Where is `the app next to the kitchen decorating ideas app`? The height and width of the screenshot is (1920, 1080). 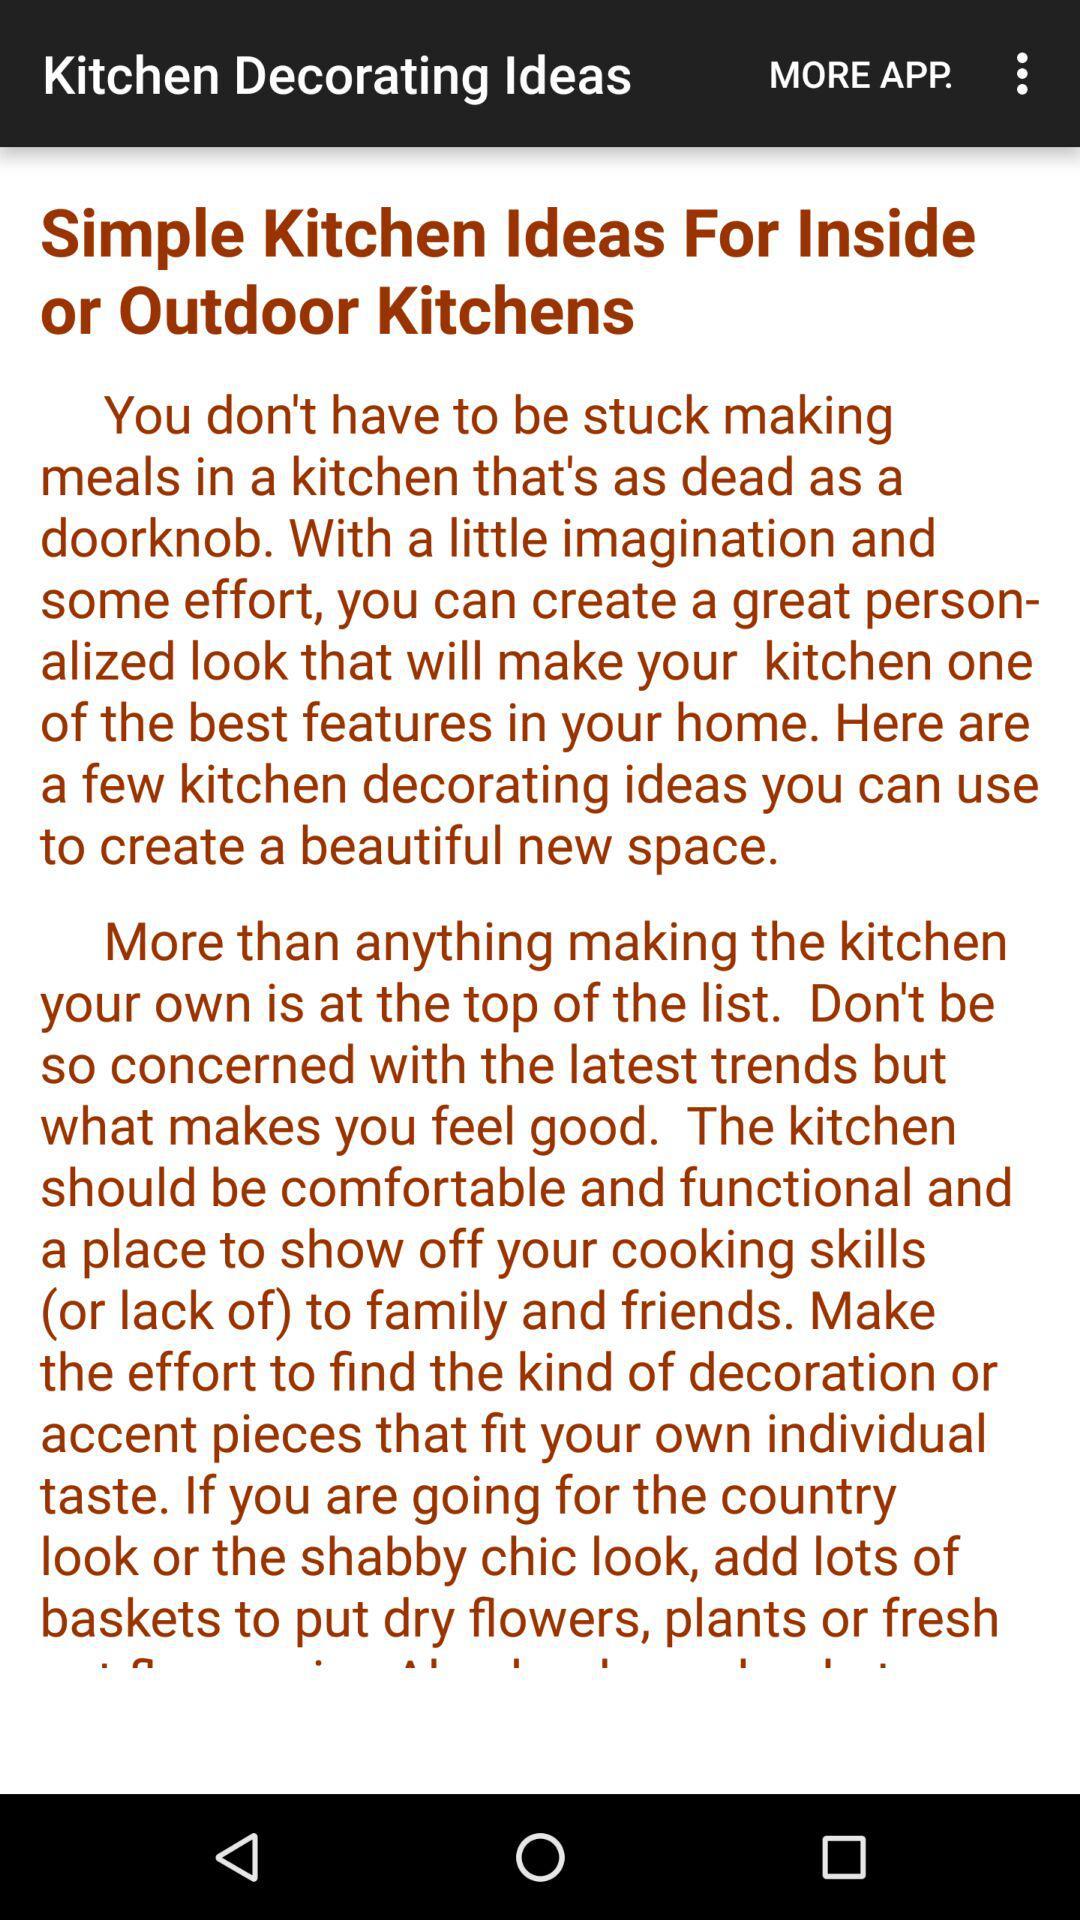
the app next to the kitchen decorating ideas app is located at coordinates (860, 73).